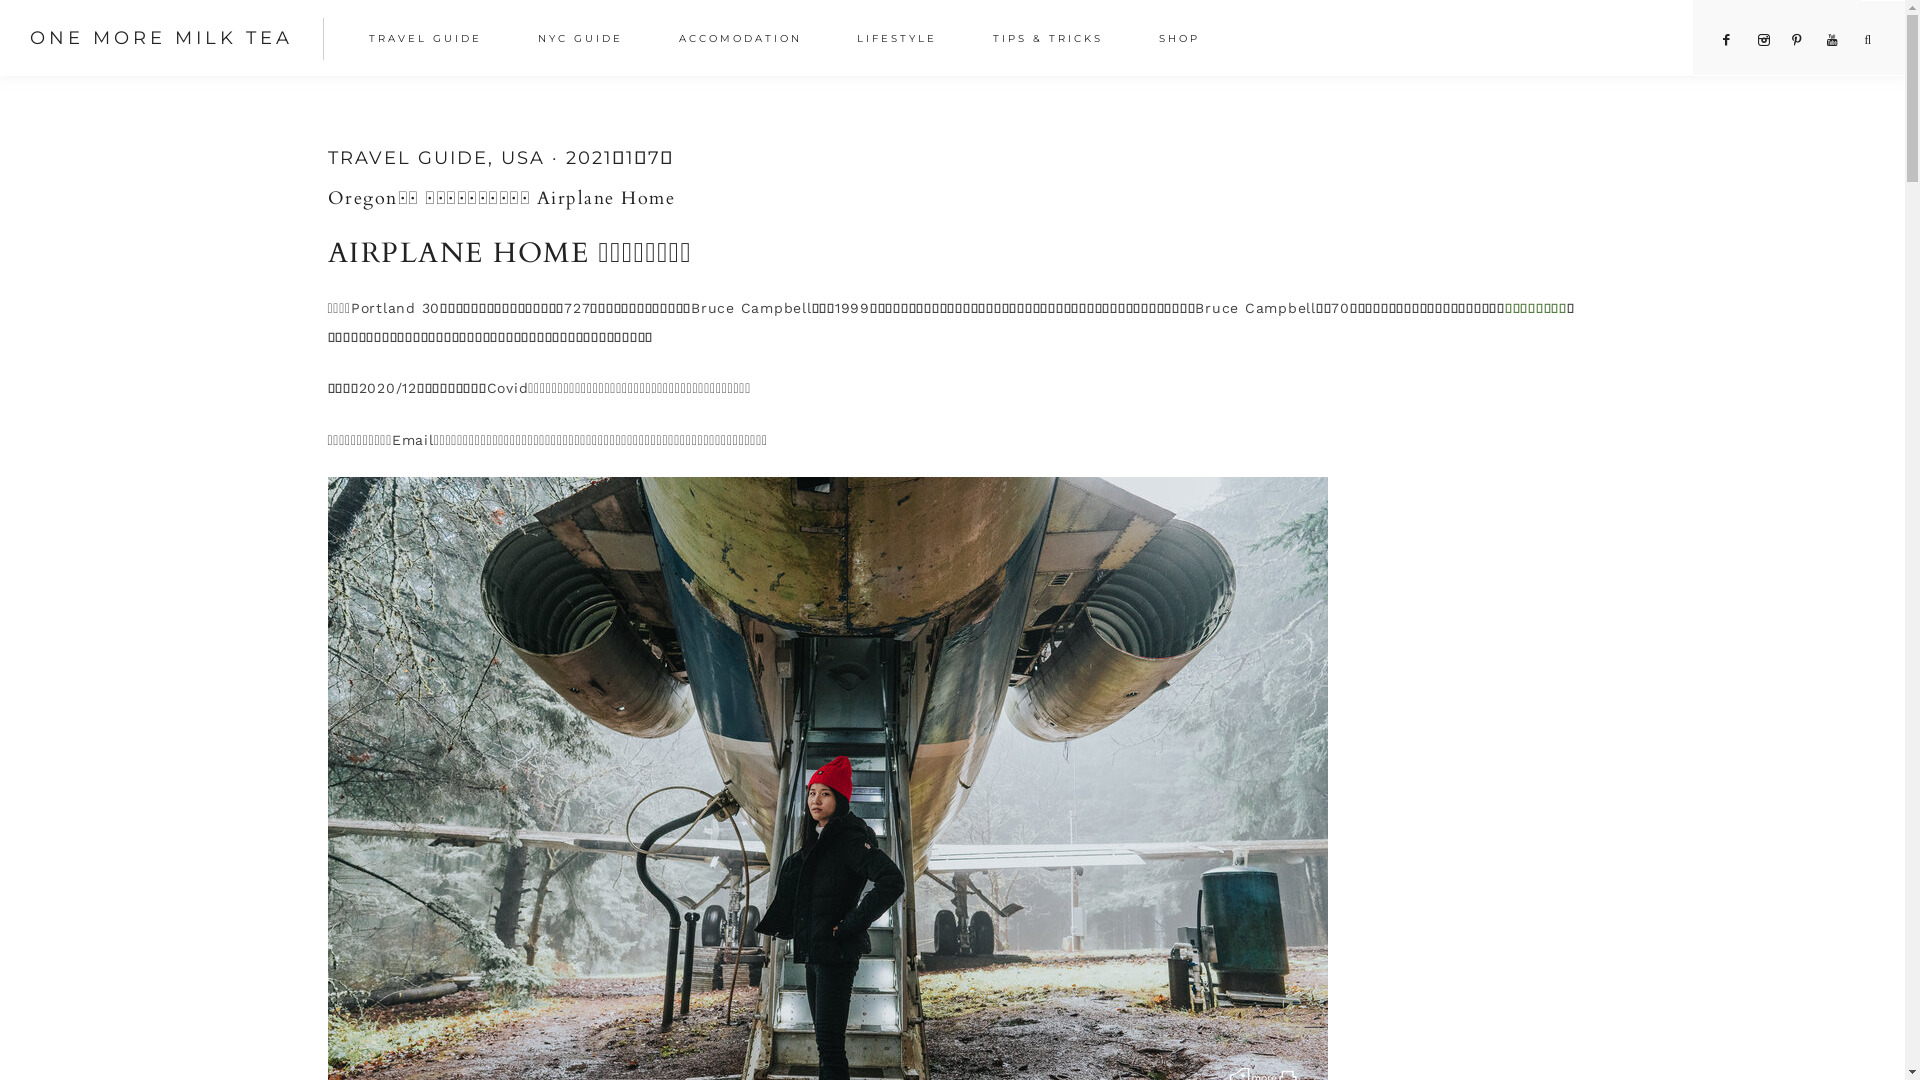  I want to click on 'ACCOMODATION', so click(657, 41).